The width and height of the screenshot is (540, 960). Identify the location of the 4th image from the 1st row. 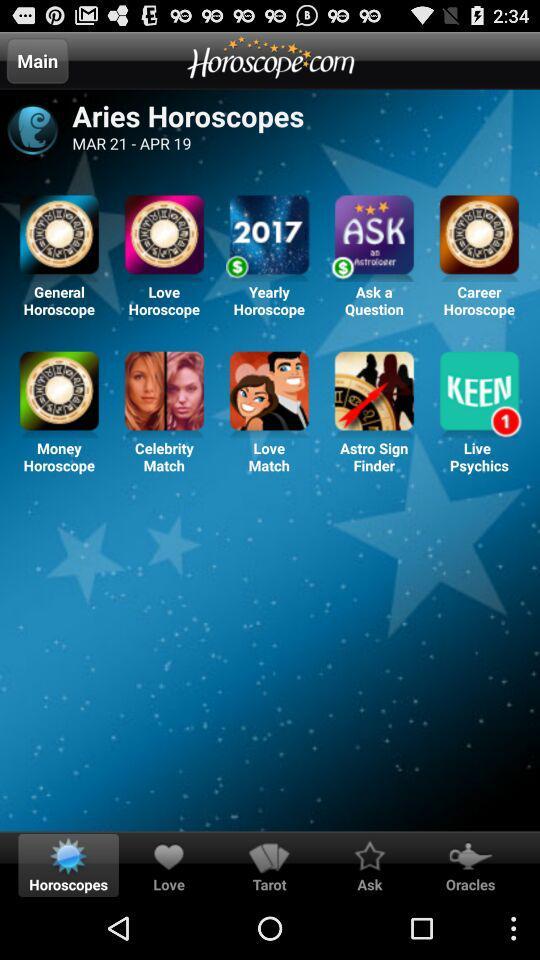
(374, 238).